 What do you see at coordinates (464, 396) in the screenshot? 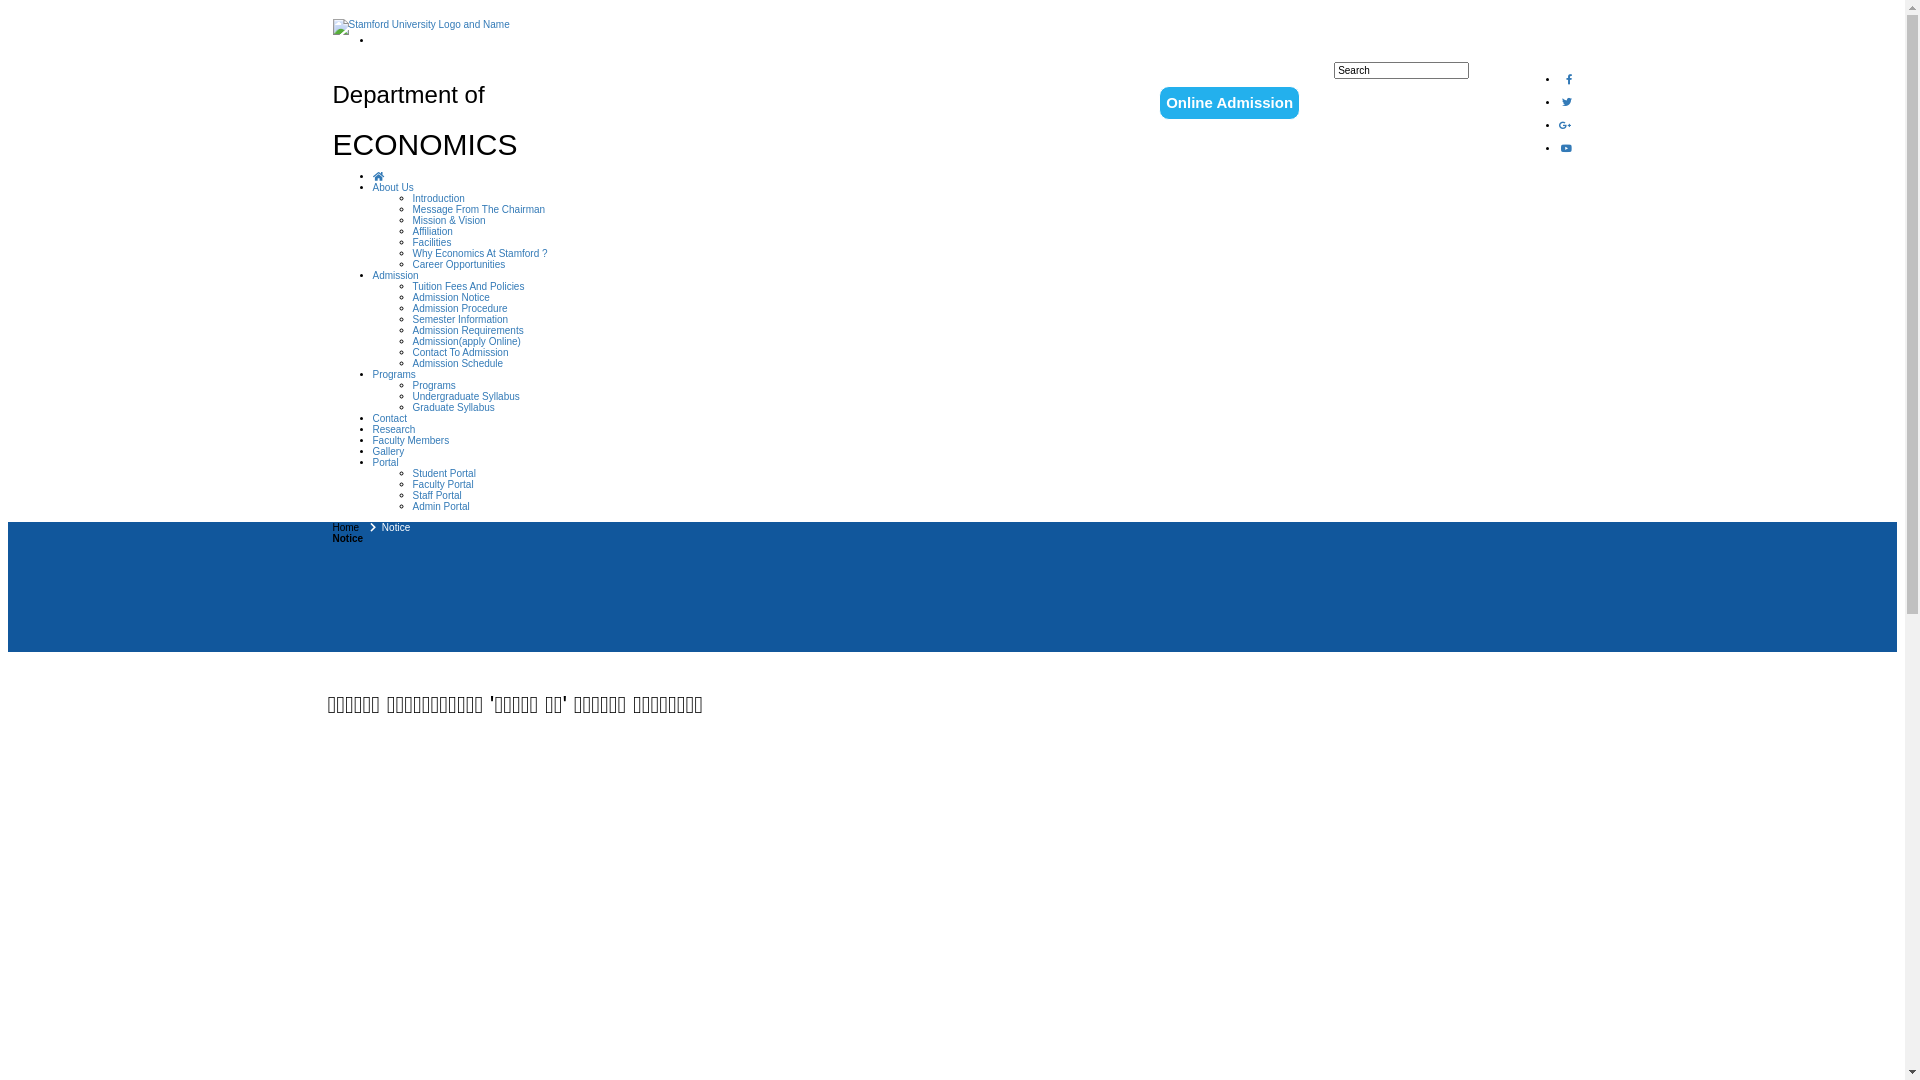
I see `'Undergraduate Syllabus'` at bounding box center [464, 396].